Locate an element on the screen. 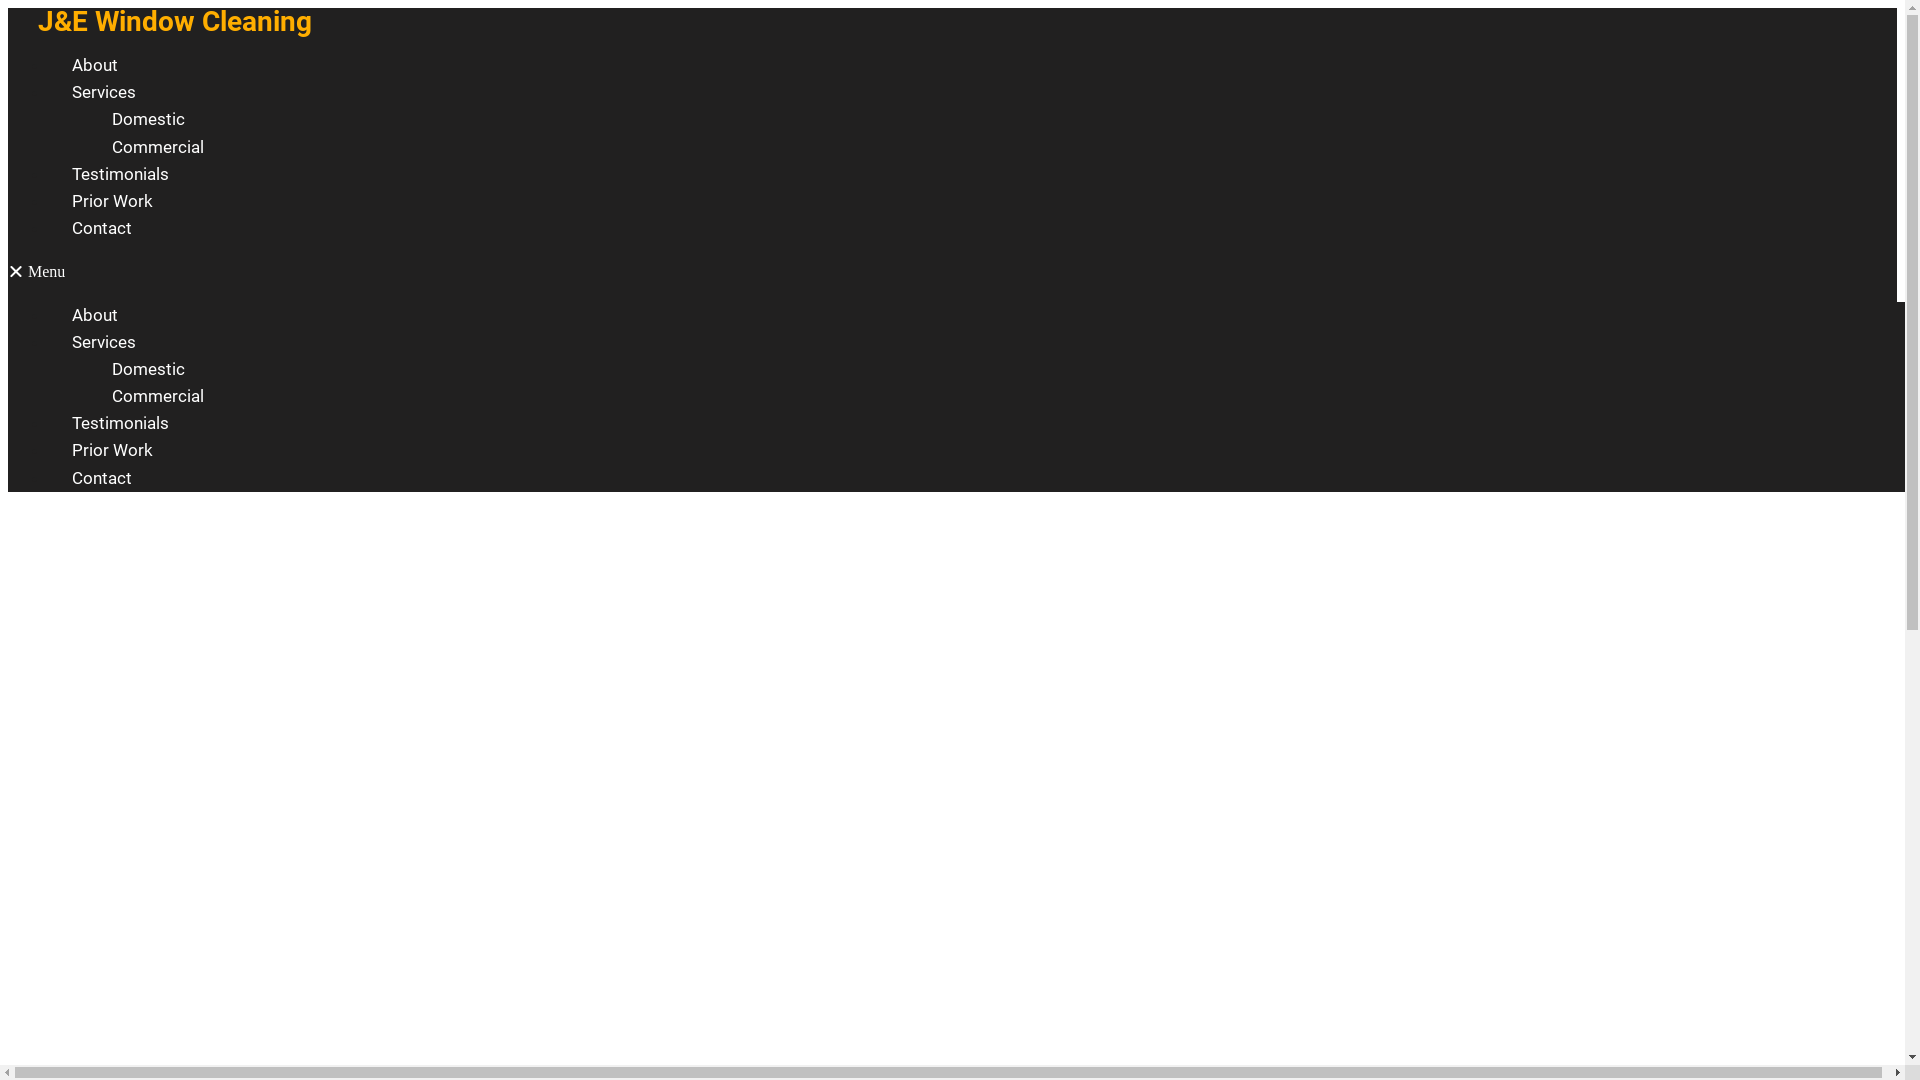  'Prior Work' is located at coordinates (111, 450).